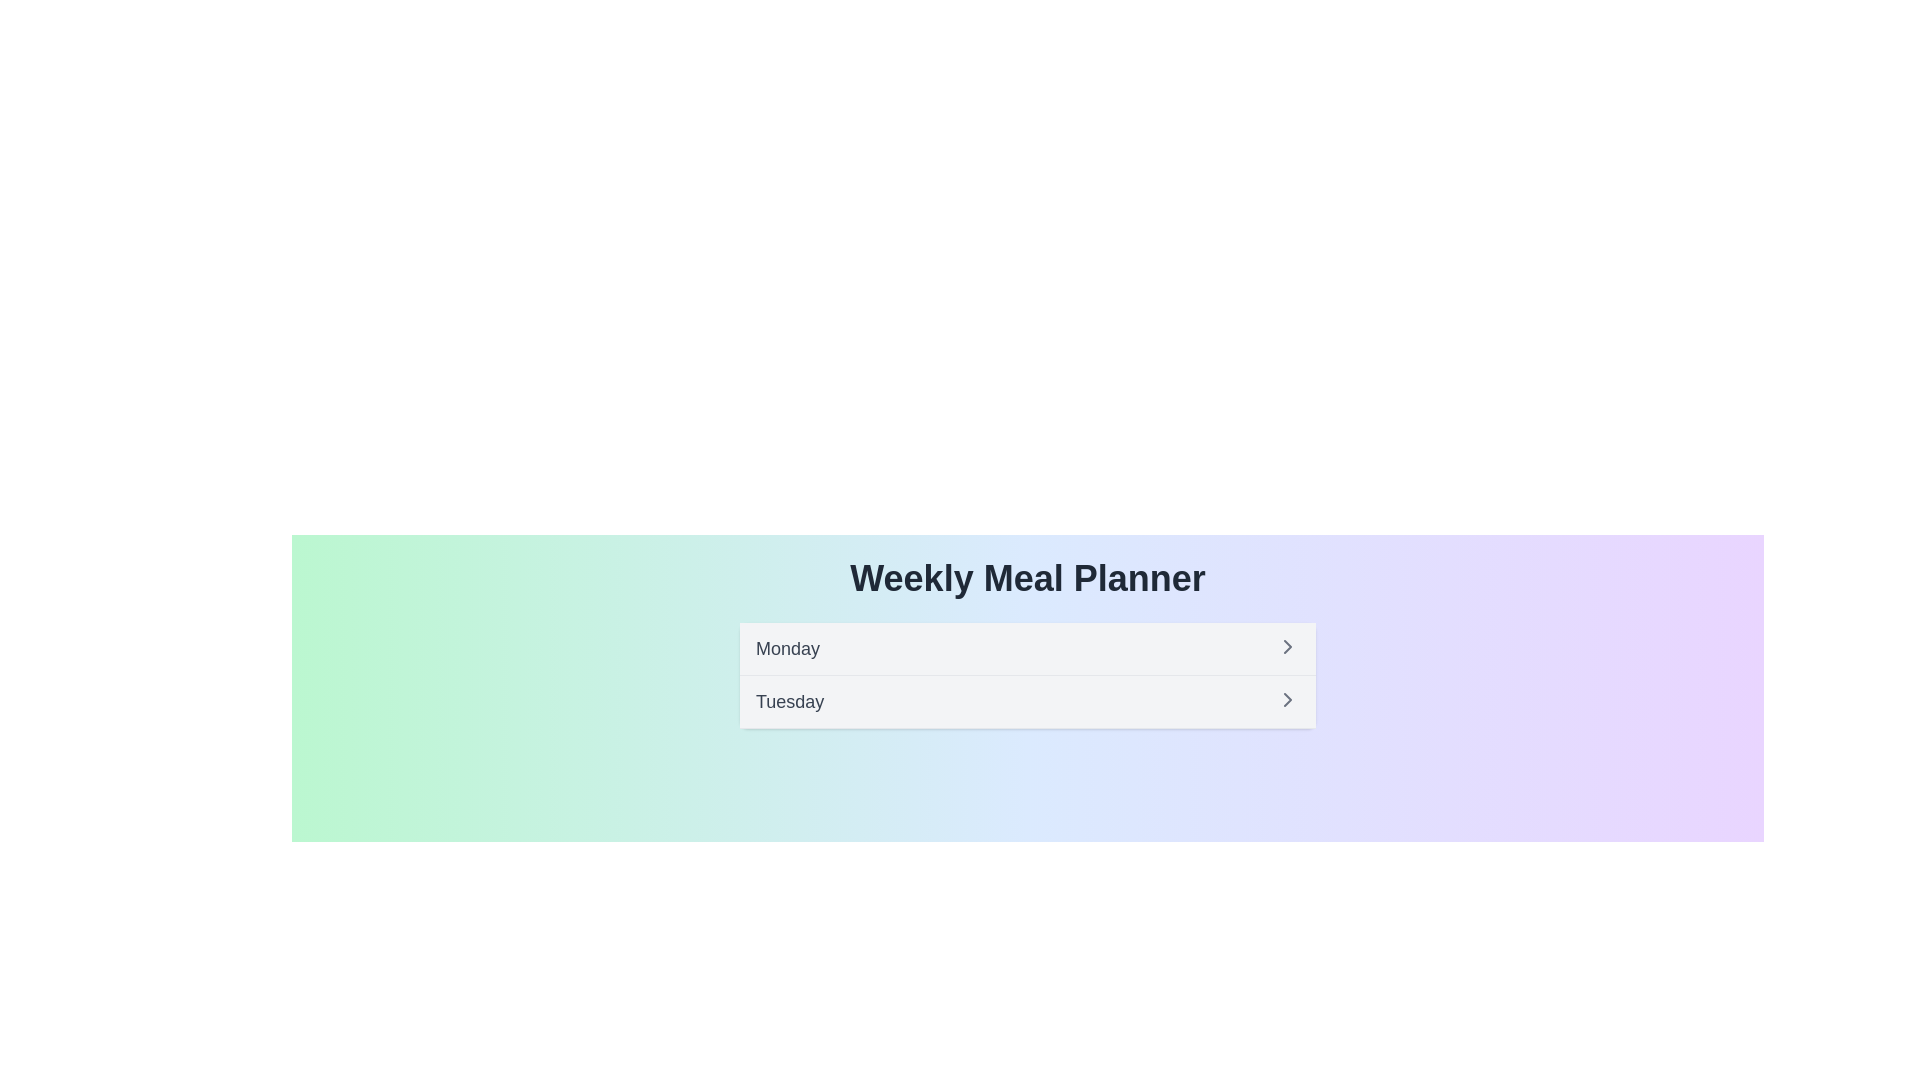 This screenshot has height=1080, width=1920. Describe the element at coordinates (1027, 701) in the screenshot. I see `the second interactive list item labeled 'Tuesday' using keyboard inputs` at that location.